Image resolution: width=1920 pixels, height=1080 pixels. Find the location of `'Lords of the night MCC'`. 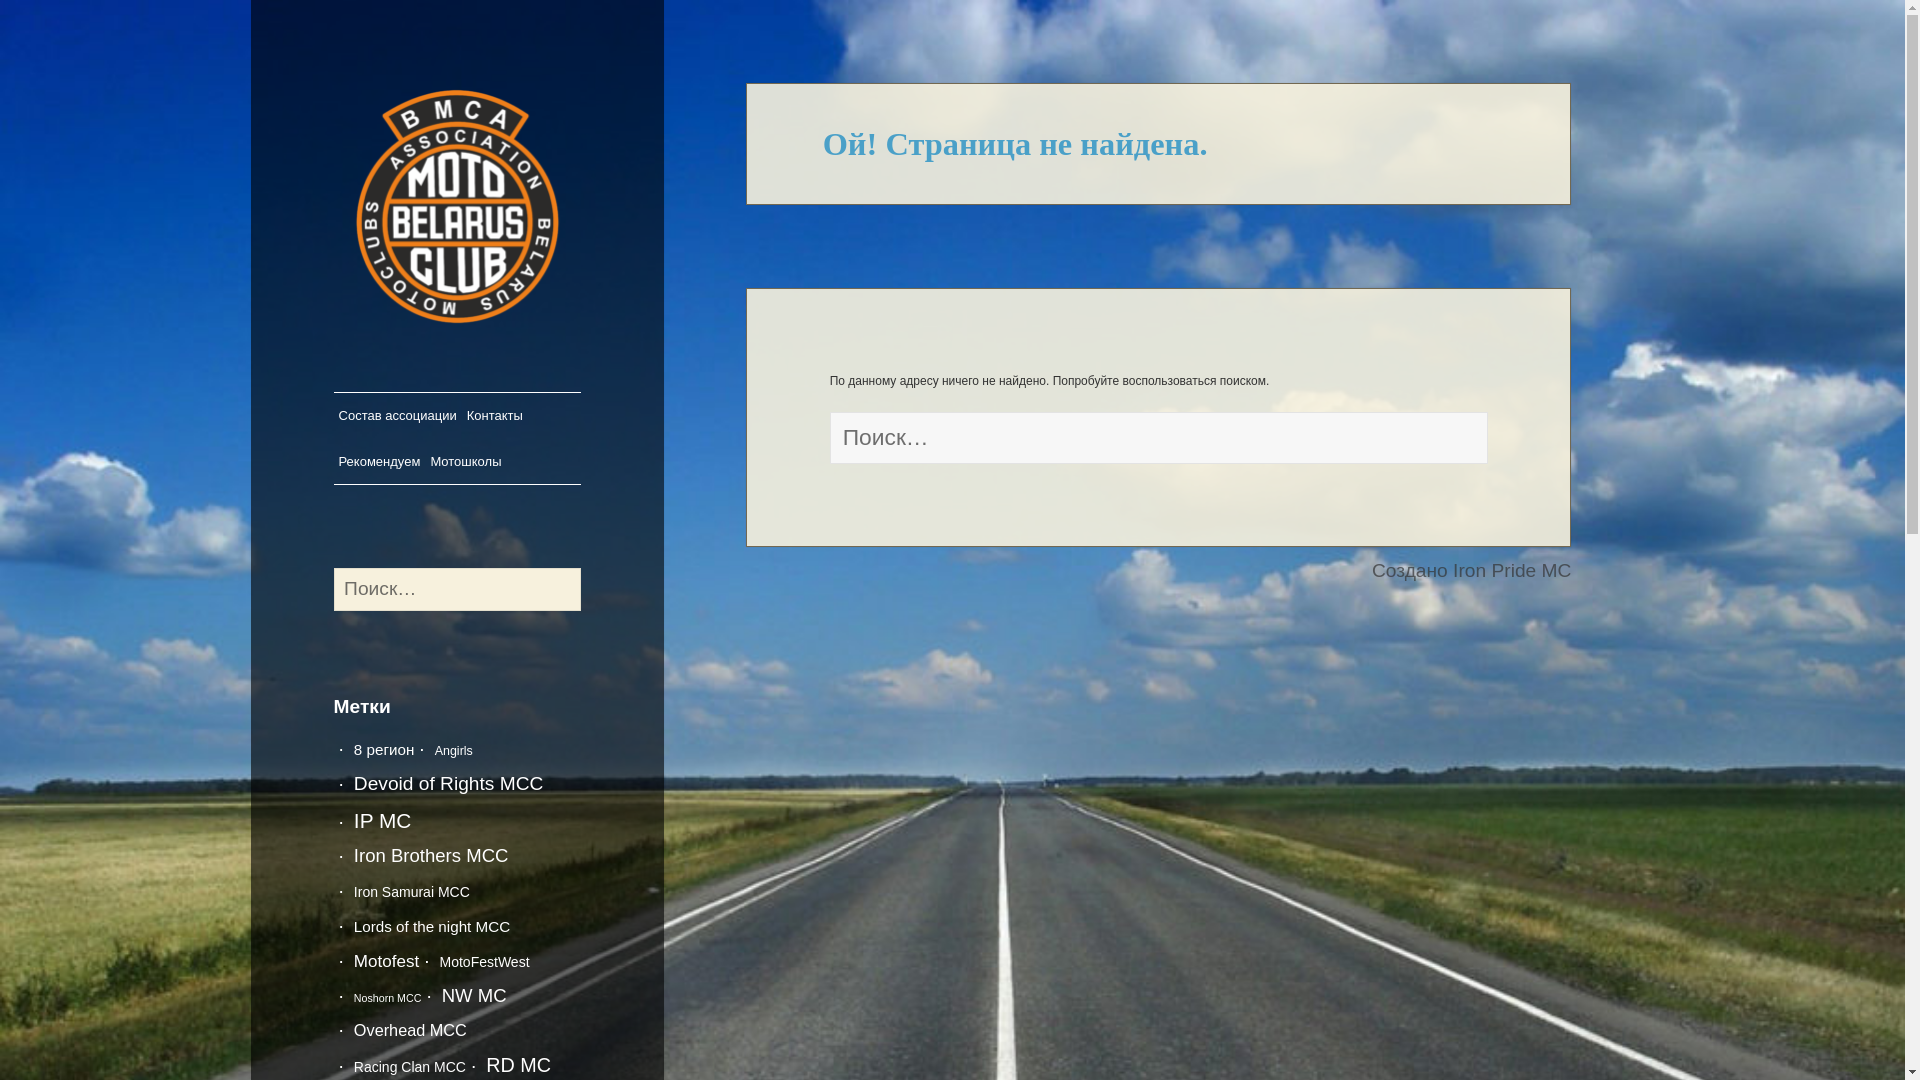

'Lords of the night MCC' is located at coordinates (354, 926).